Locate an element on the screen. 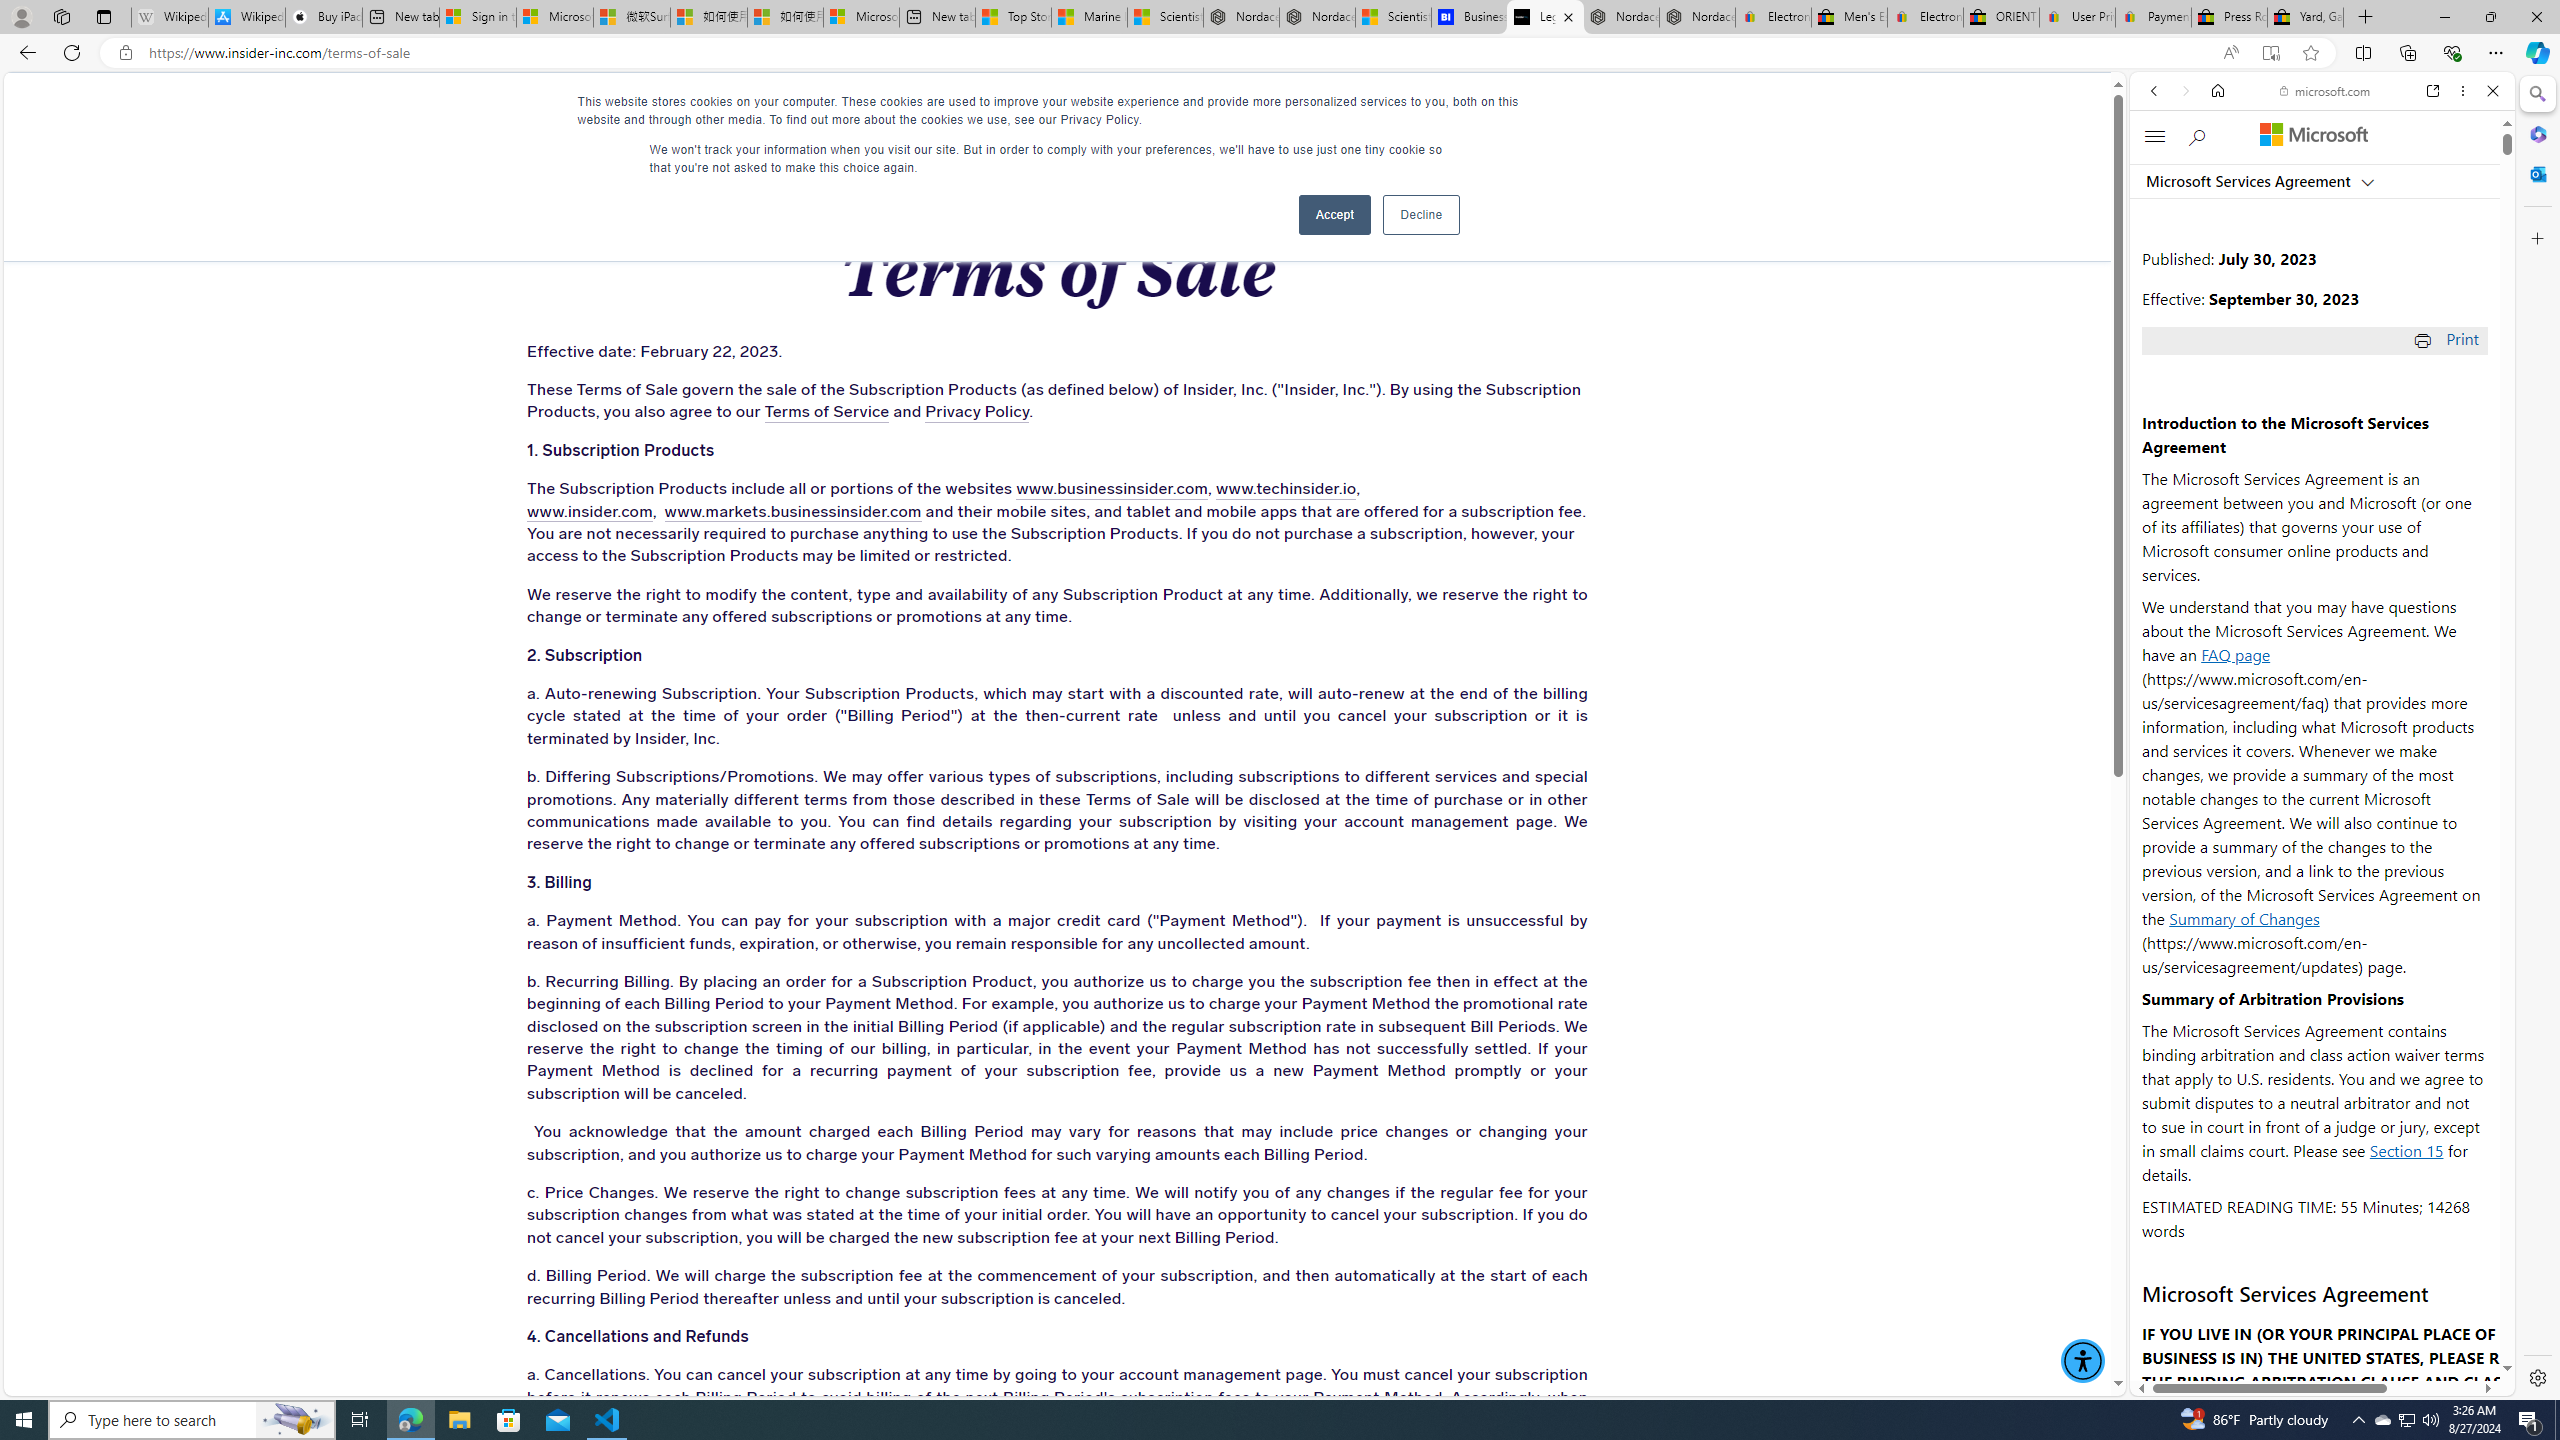 The width and height of the screenshot is (2560, 1440). 'Press Room - eBay Inc.' is located at coordinates (2229, 16).